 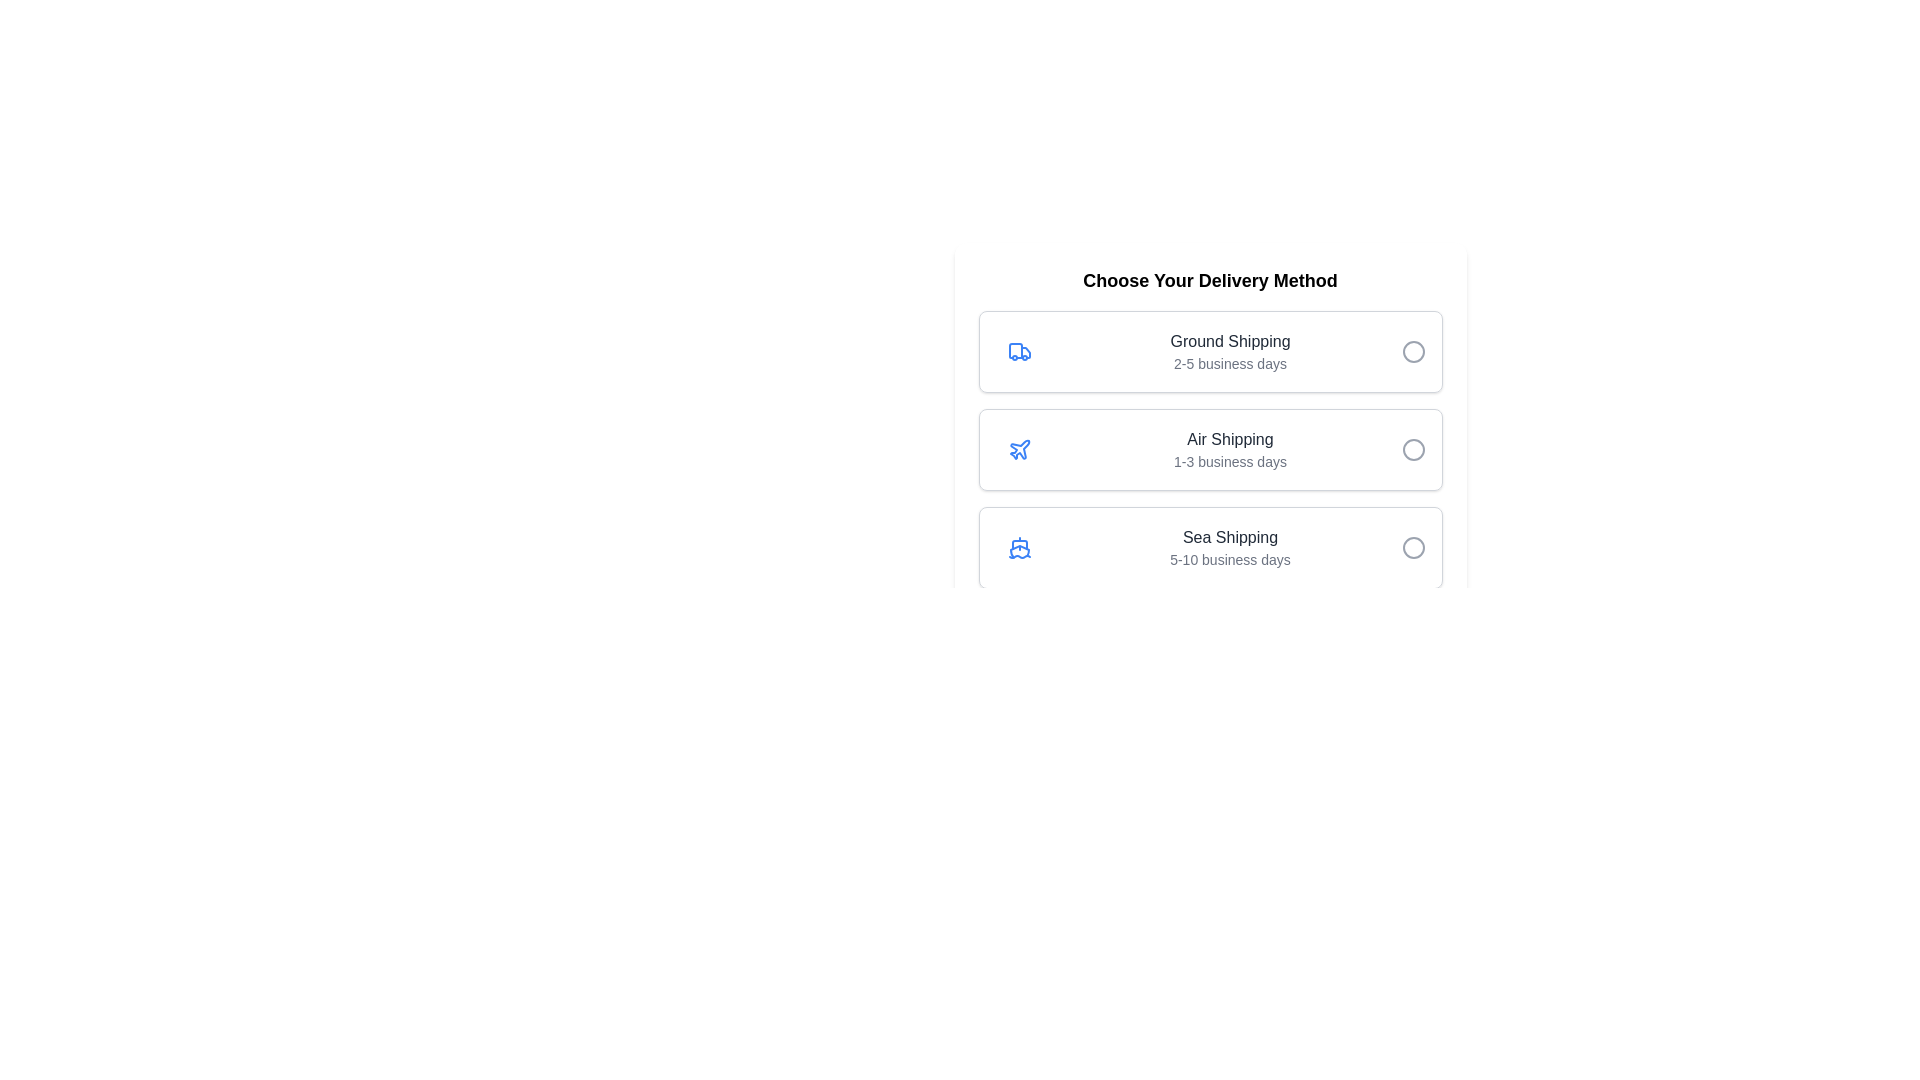 I want to click on the icon representing the cargo area of the truck for the 'Ground Shipping' option, which is the first icon in the delivery options list, located to the left of the 'Ground Shipping' label, so click(x=1015, y=350).